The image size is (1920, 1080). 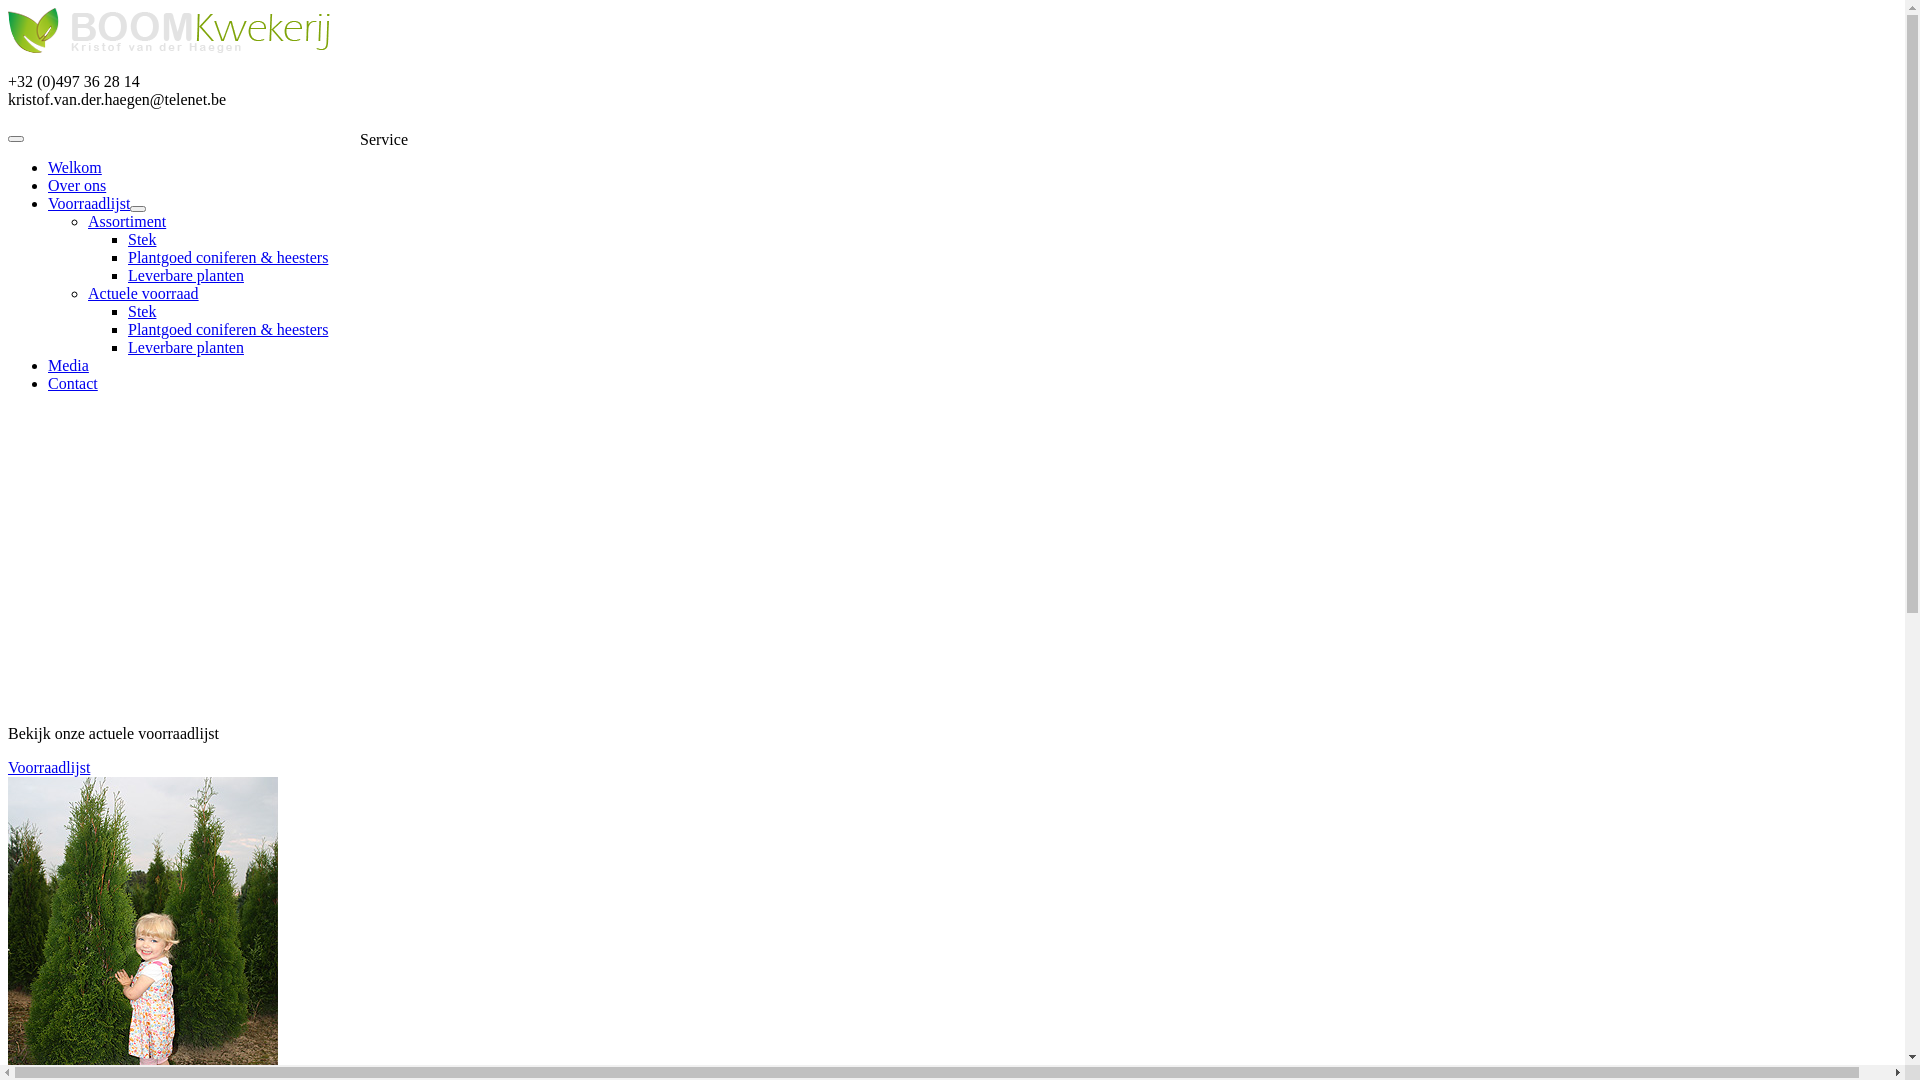 What do you see at coordinates (127, 238) in the screenshot?
I see `'Stek'` at bounding box center [127, 238].